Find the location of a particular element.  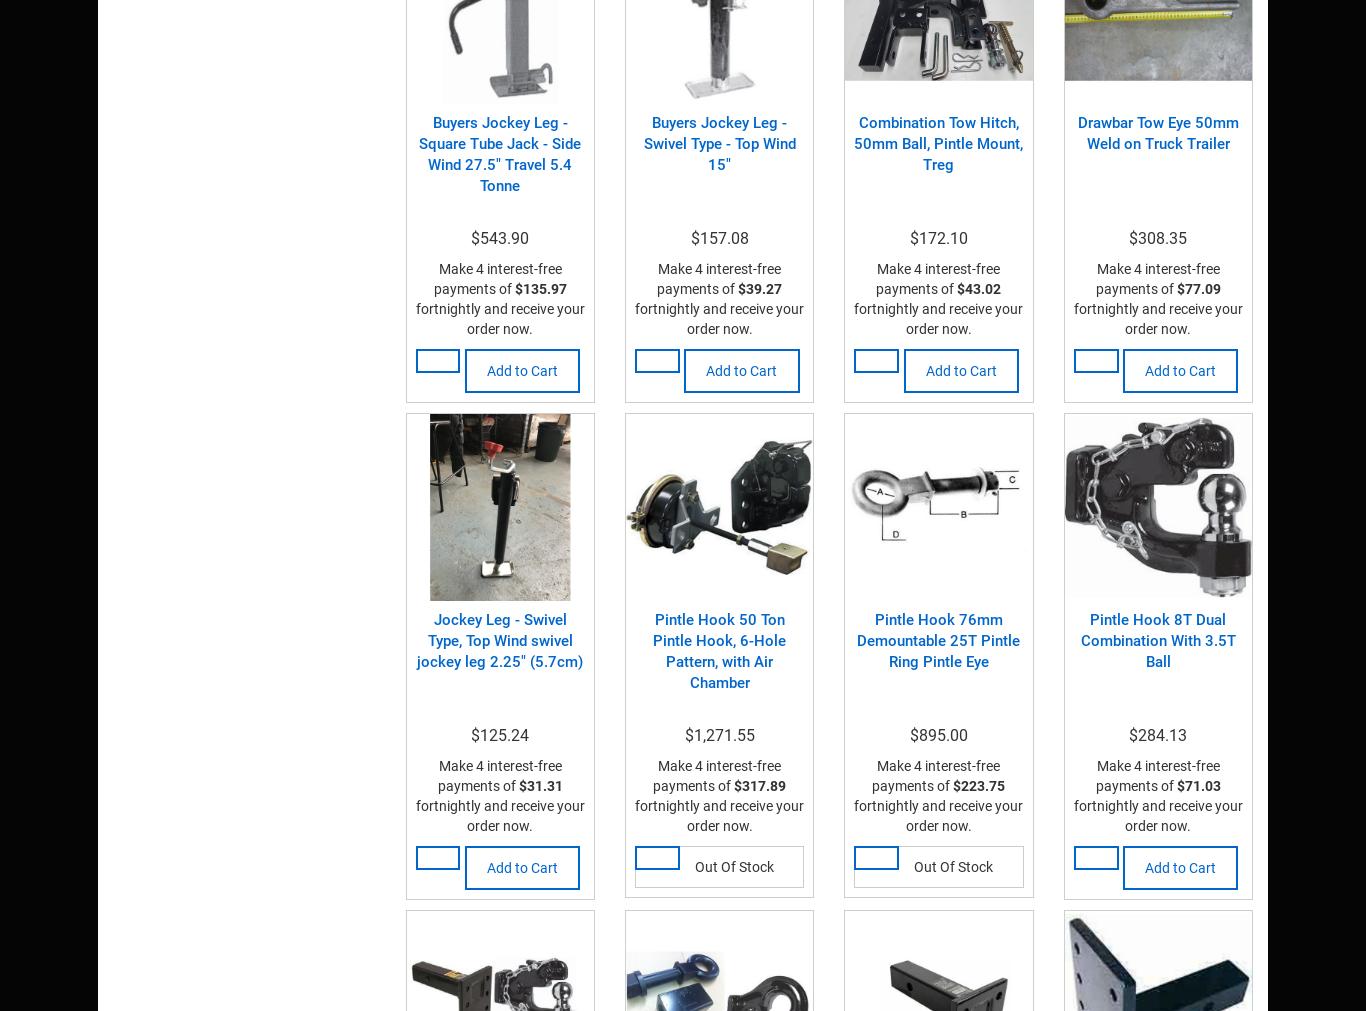

'$43.02' is located at coordinates (979, 288).